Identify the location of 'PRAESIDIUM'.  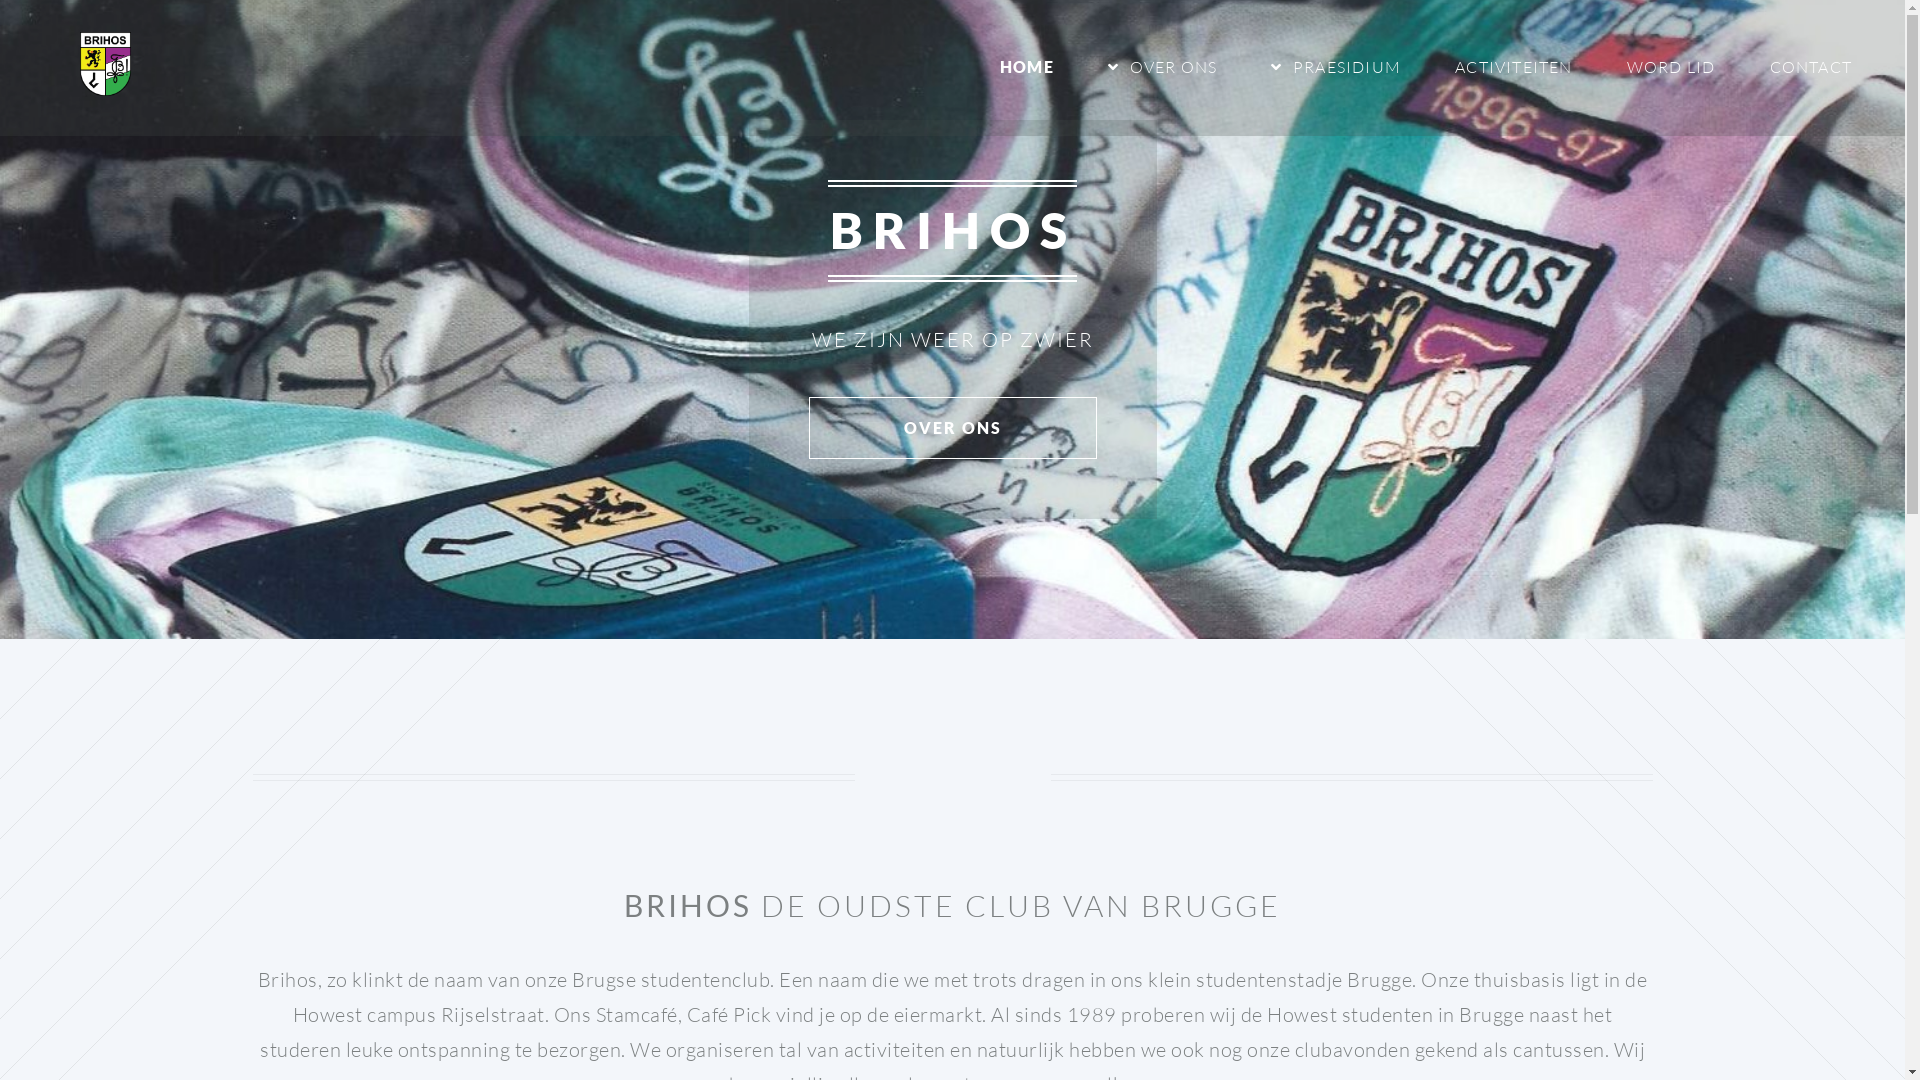
(1256, 66).